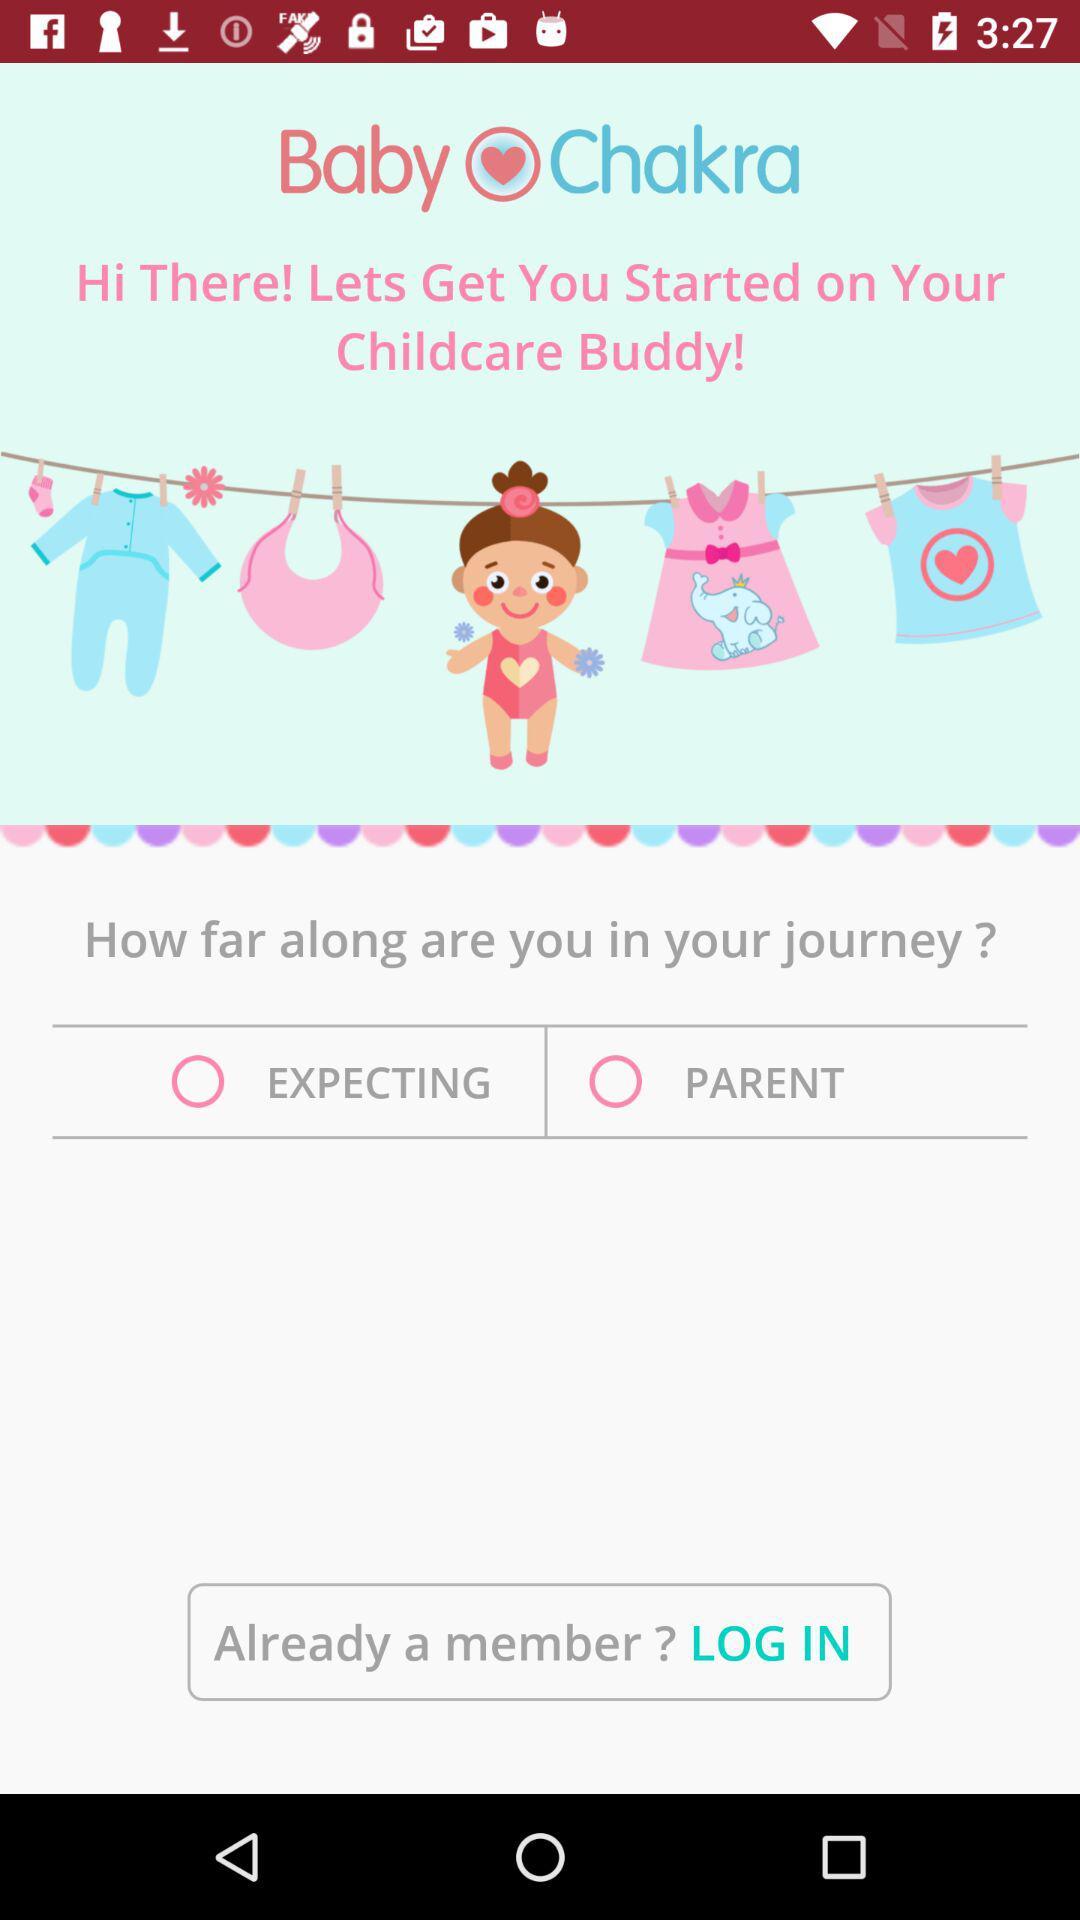 The height and width of the screenshot is (1920, 1080). What do you see at coordinates (538, 1642) in the screenshot?
I see `already a member item` at bounding box center [538, 1642].